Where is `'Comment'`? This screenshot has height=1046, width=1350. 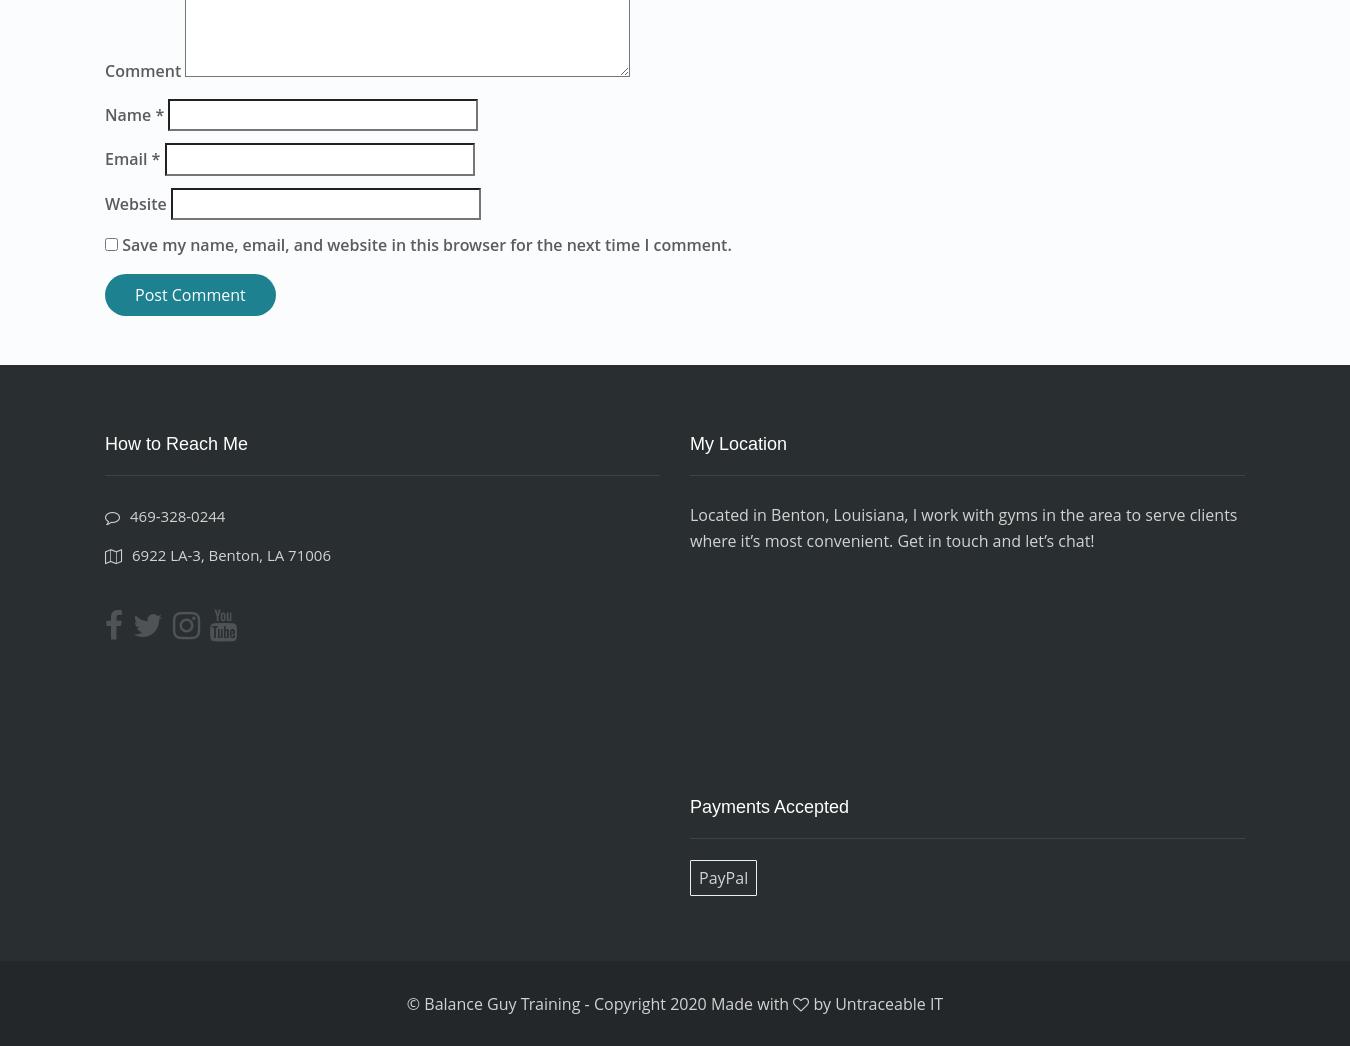
'Comment' is located at coordinates (142, 69).